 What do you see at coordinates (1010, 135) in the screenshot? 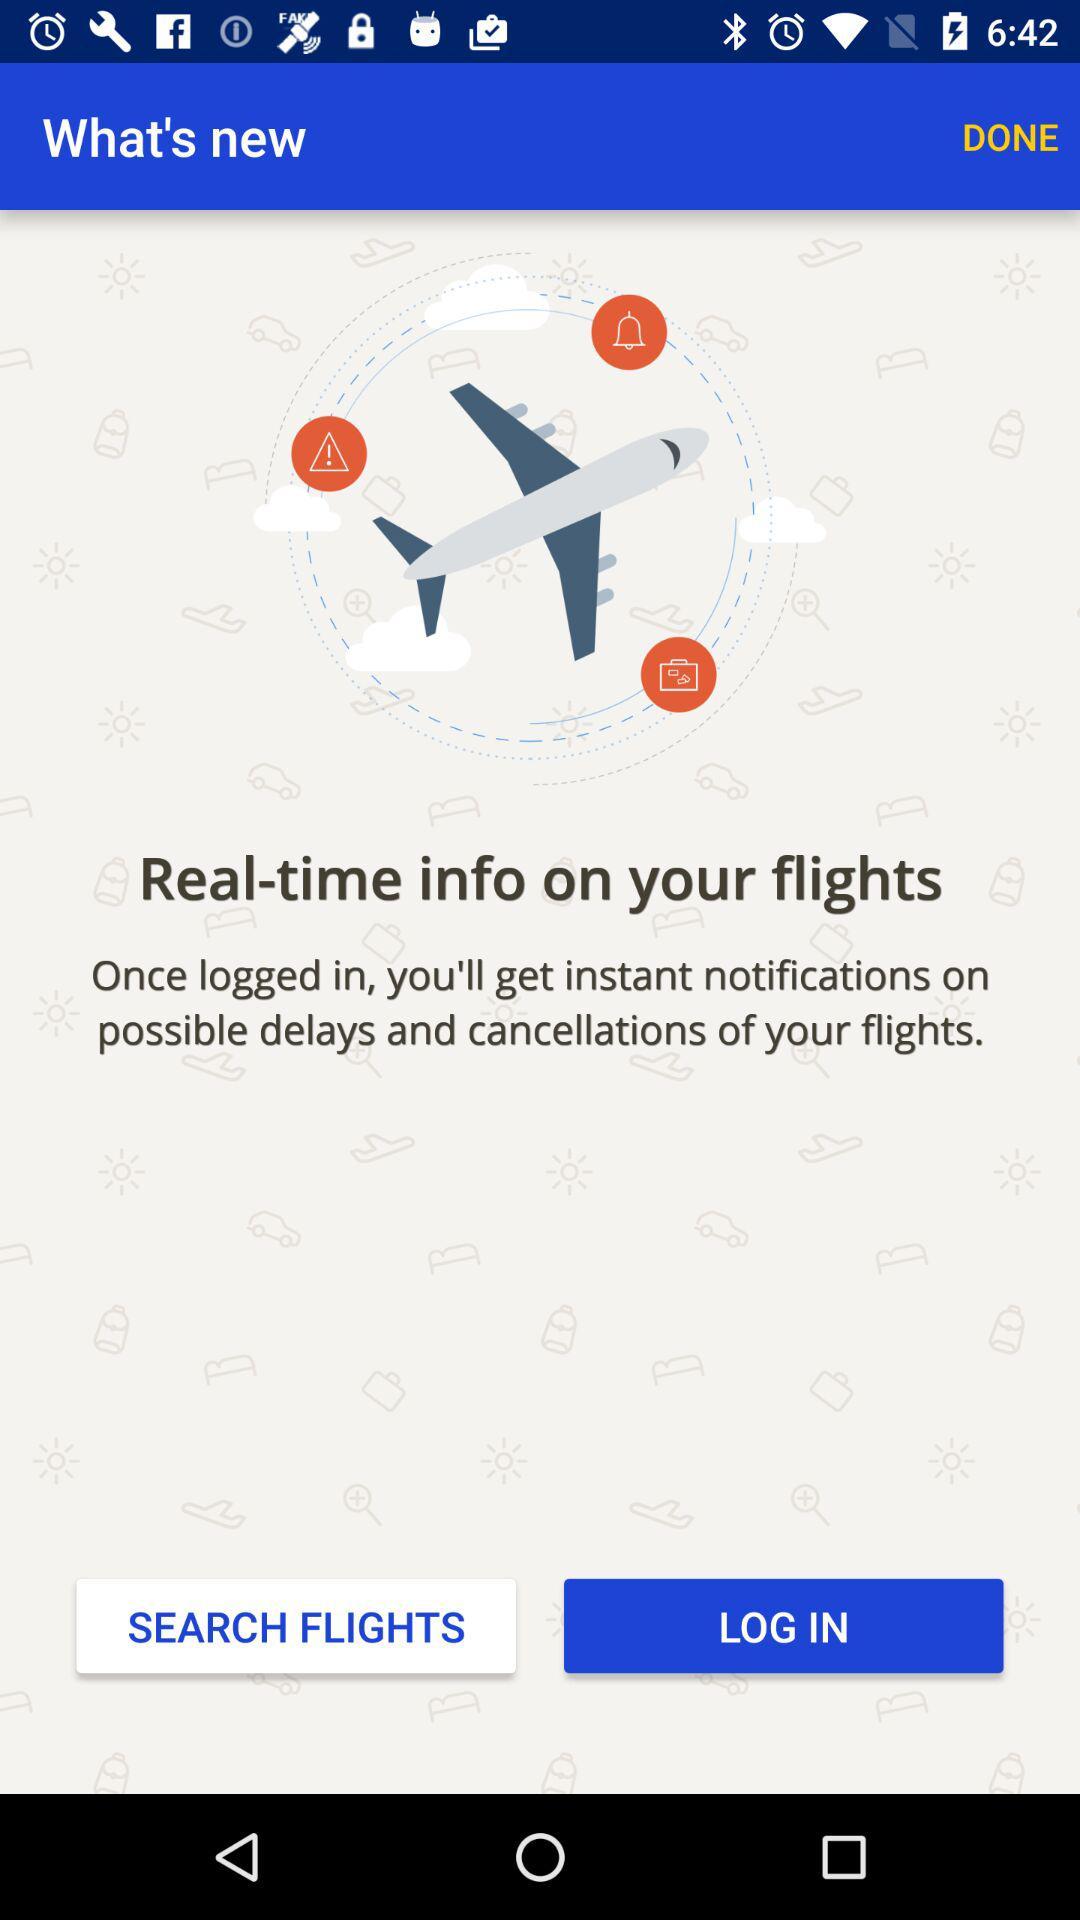
I see `the done item` at bounding box center [1010, 135].